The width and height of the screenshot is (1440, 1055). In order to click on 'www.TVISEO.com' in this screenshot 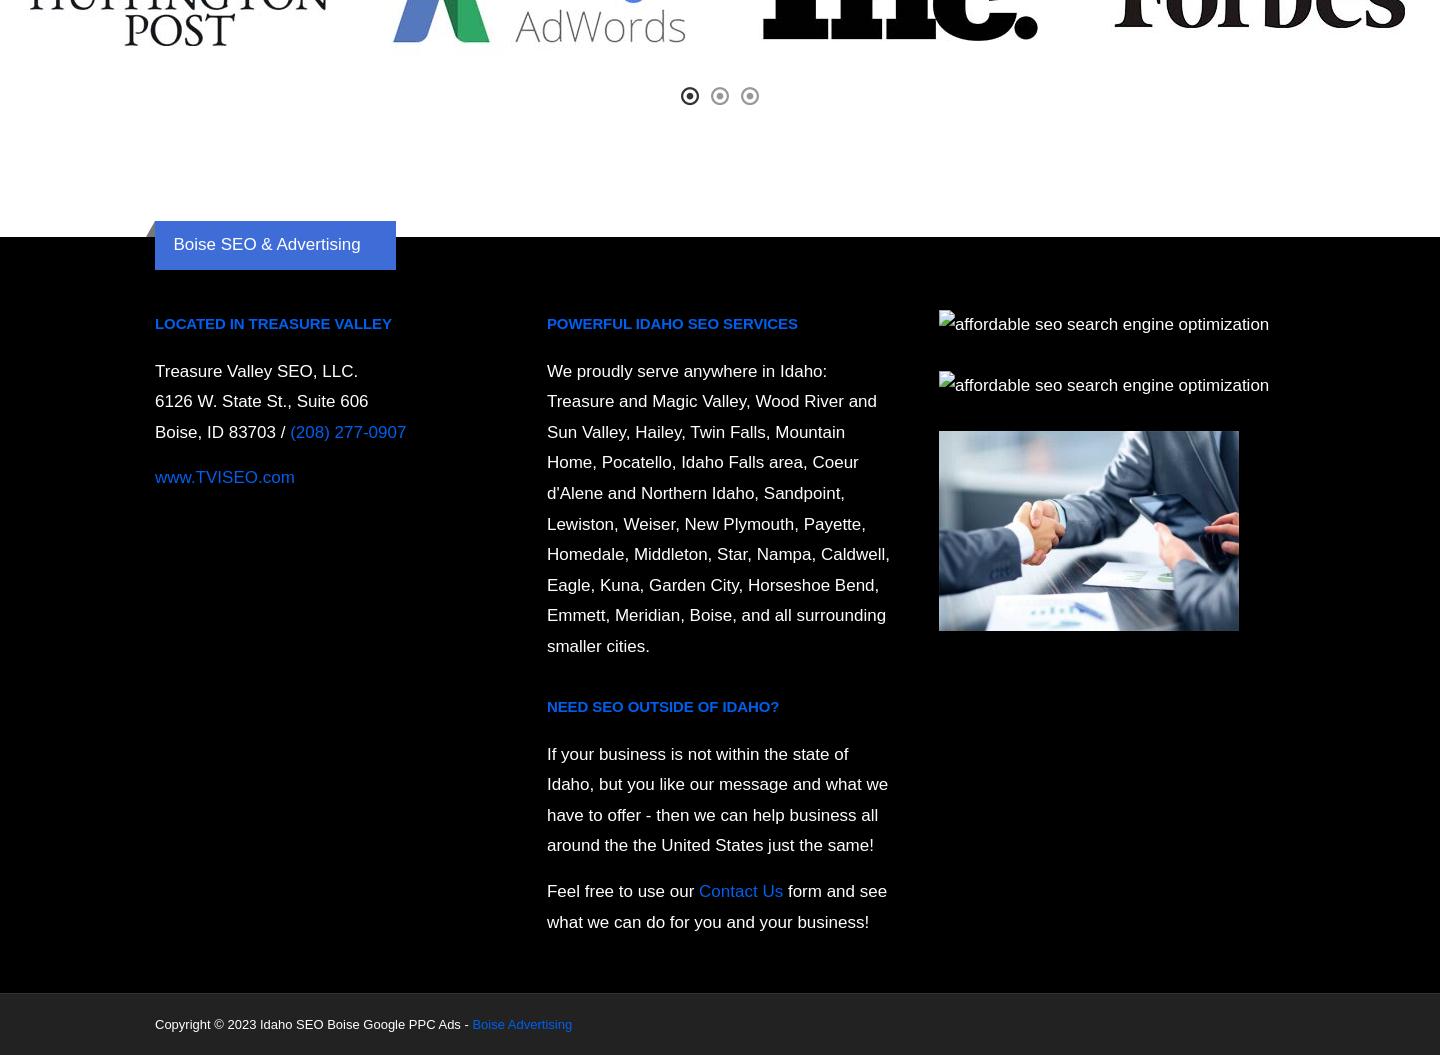, I will do `click(224, 477)`.